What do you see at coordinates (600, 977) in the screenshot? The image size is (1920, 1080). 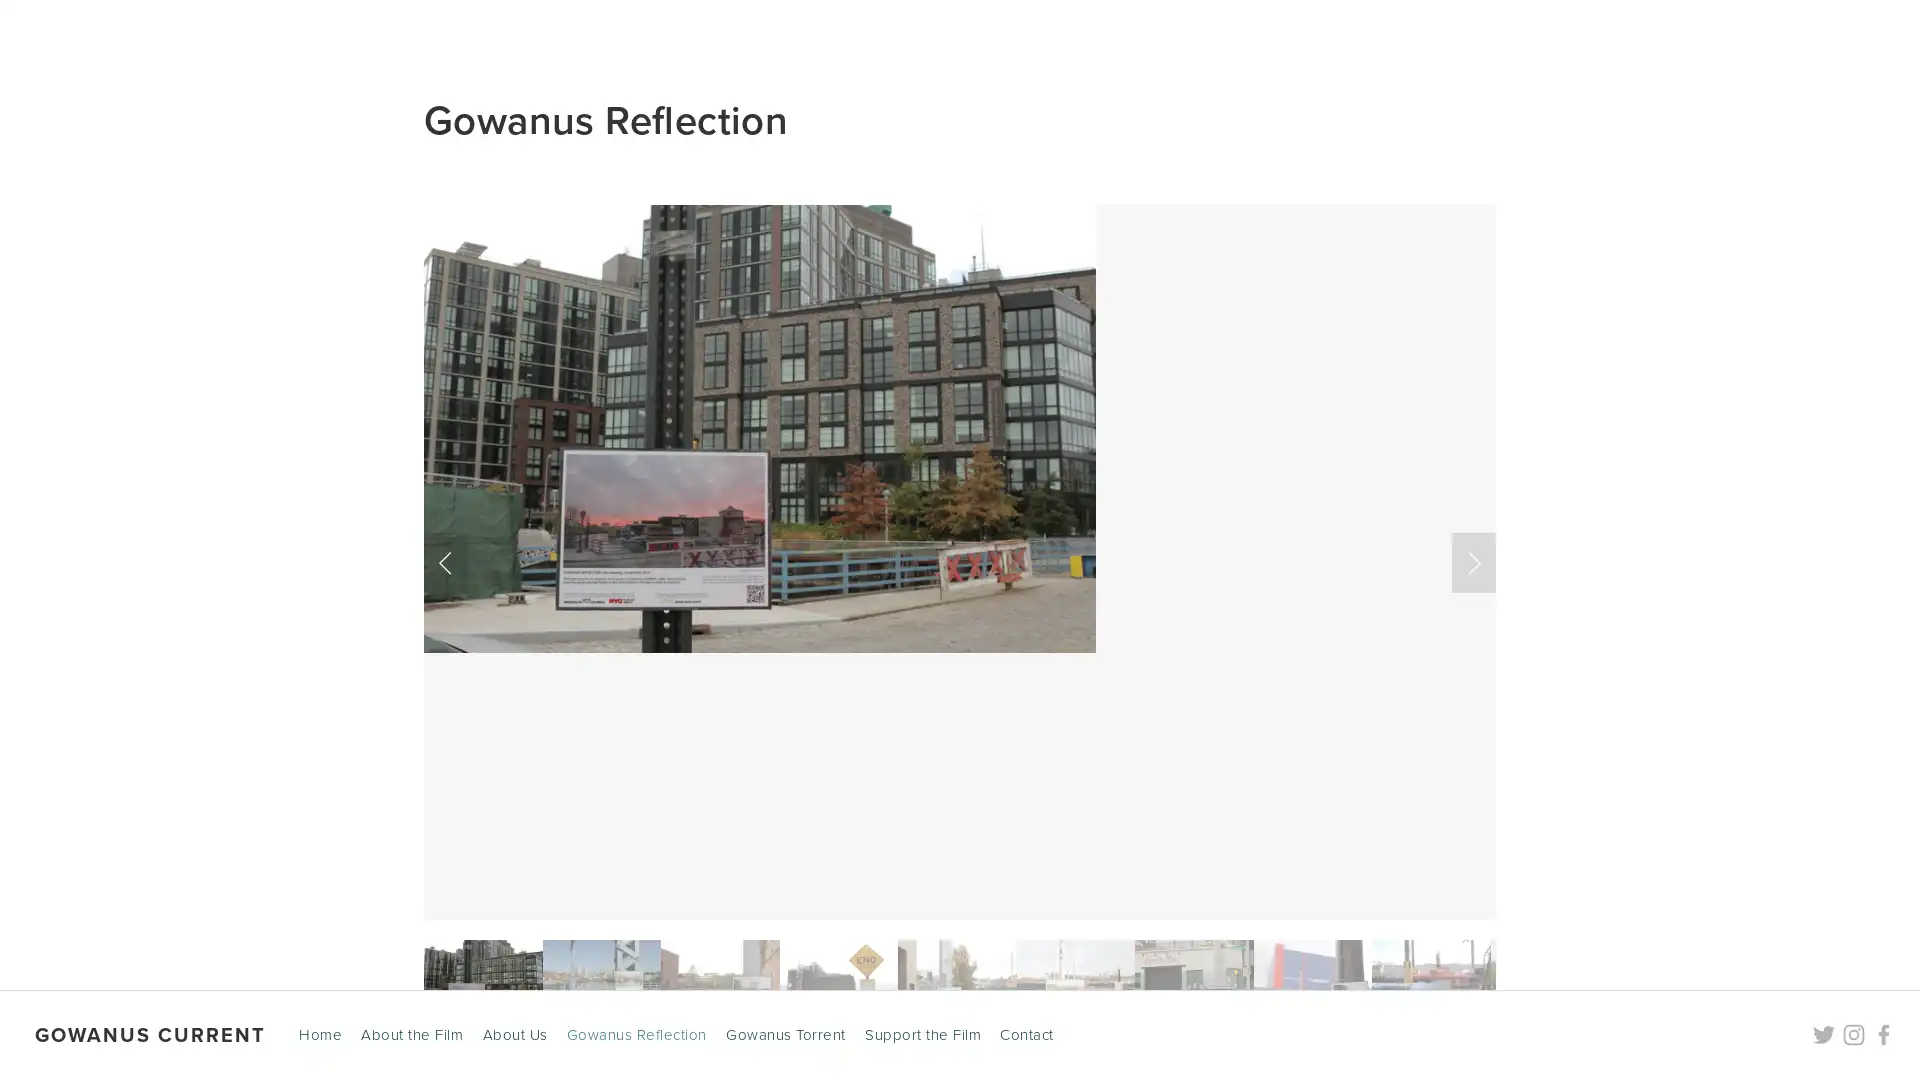 I see `Slide 2` at bounding box center [600, 977].